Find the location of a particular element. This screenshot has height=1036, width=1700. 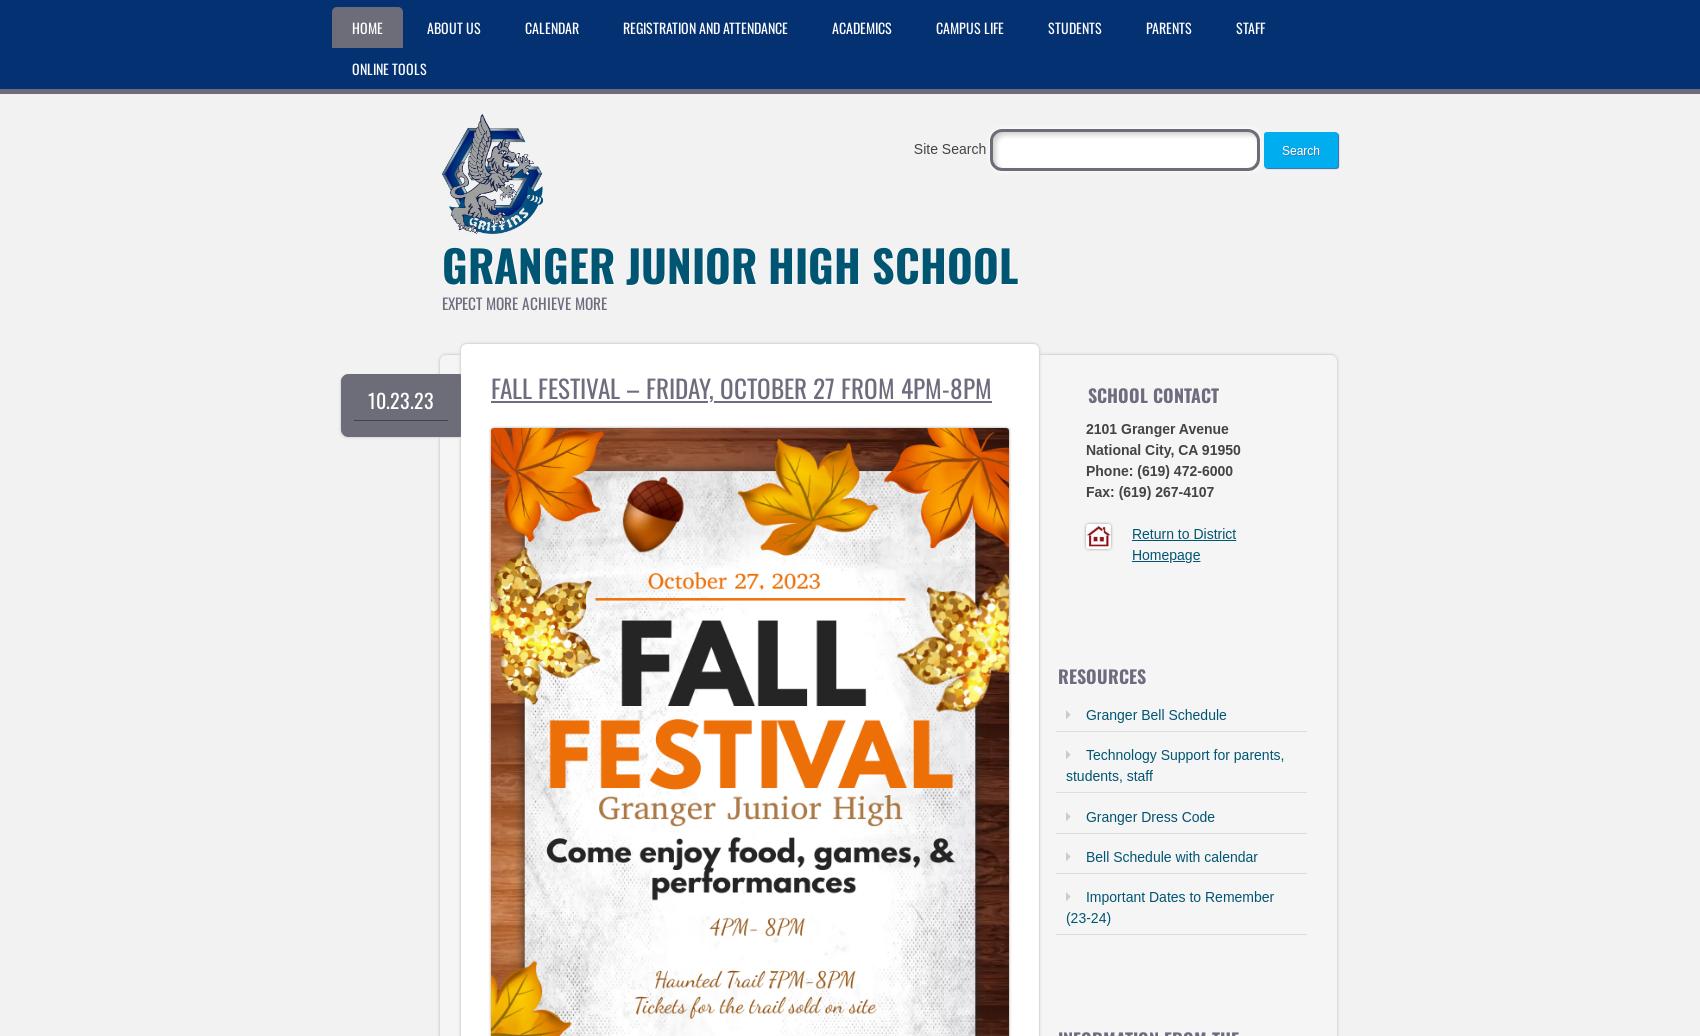

'2101 Granger Avenue' is located at coordinates (1156, 429).